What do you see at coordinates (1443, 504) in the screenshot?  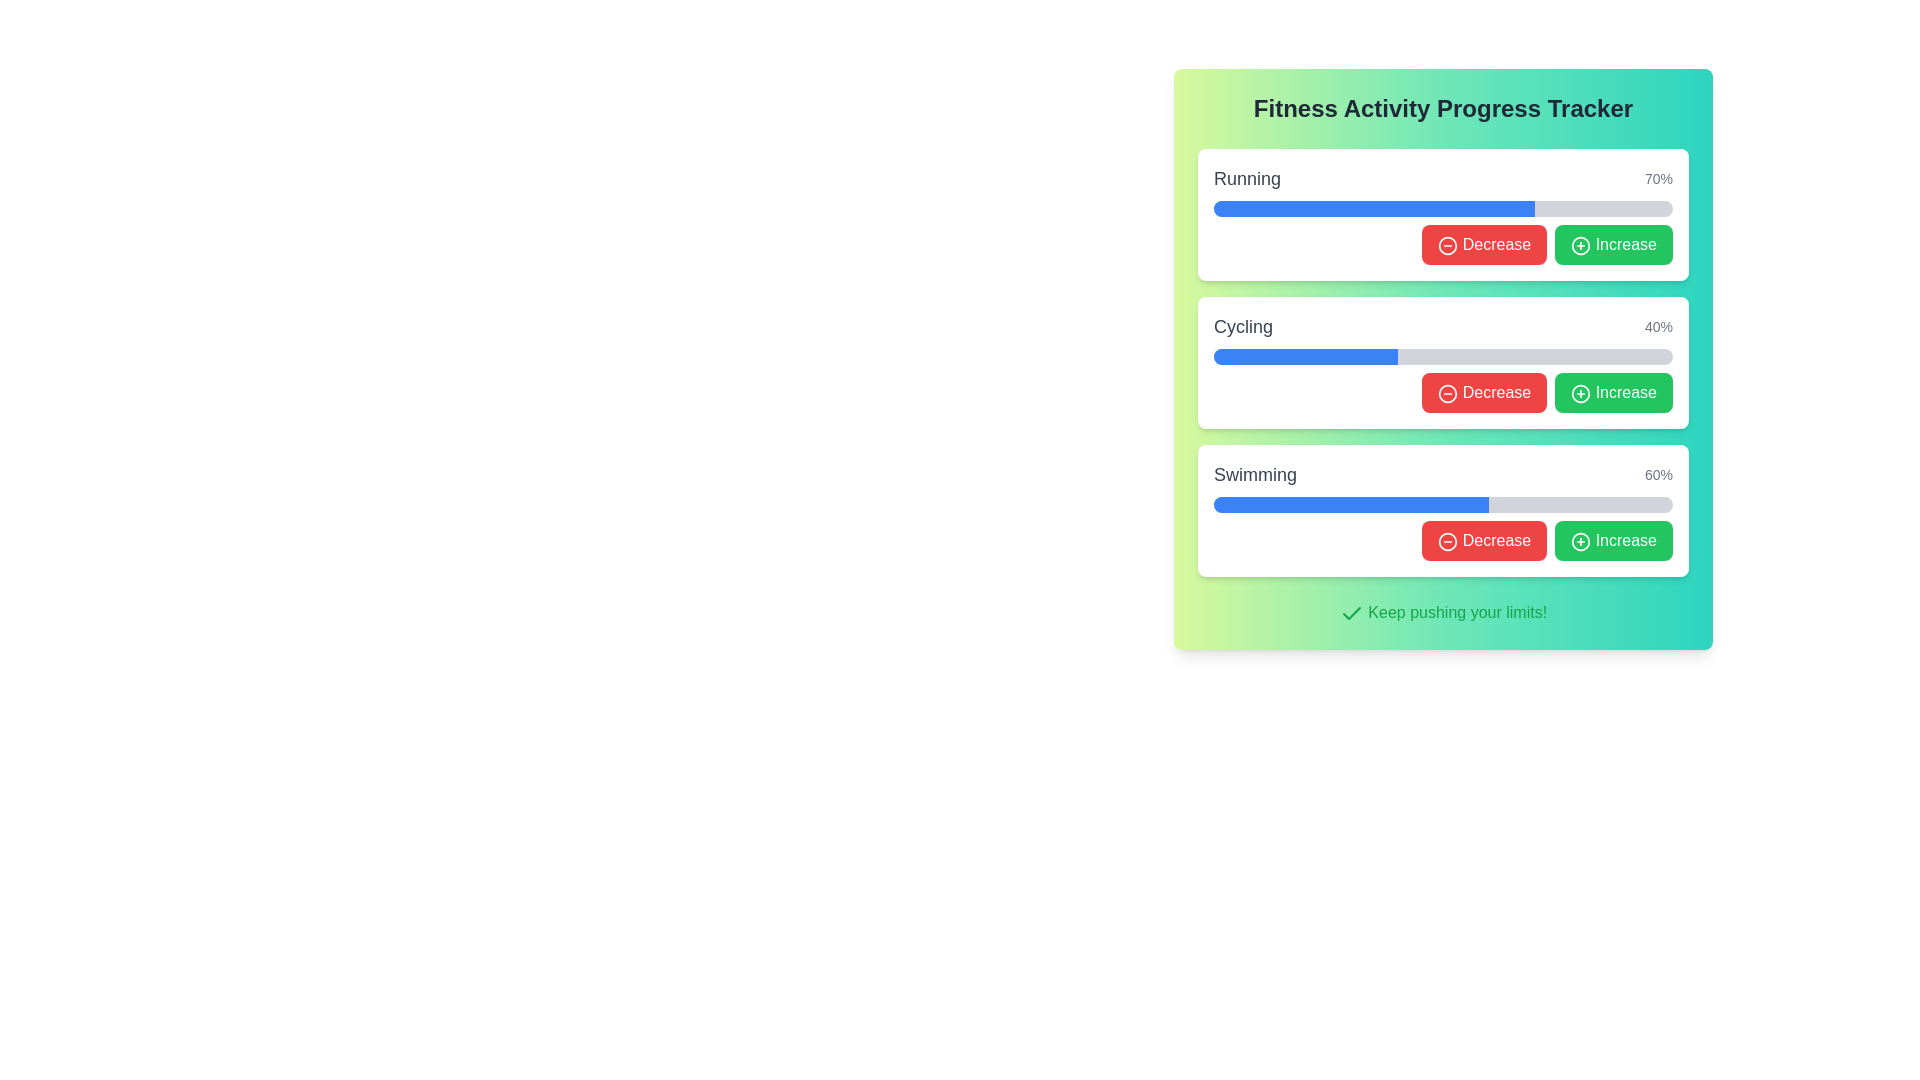 I see `the progress bar indicating 60% completion in the 'Swimming' activity tracker, located in the 'Fitness Activity Progress Tracker' interface` at bounding box center [1443, 504].